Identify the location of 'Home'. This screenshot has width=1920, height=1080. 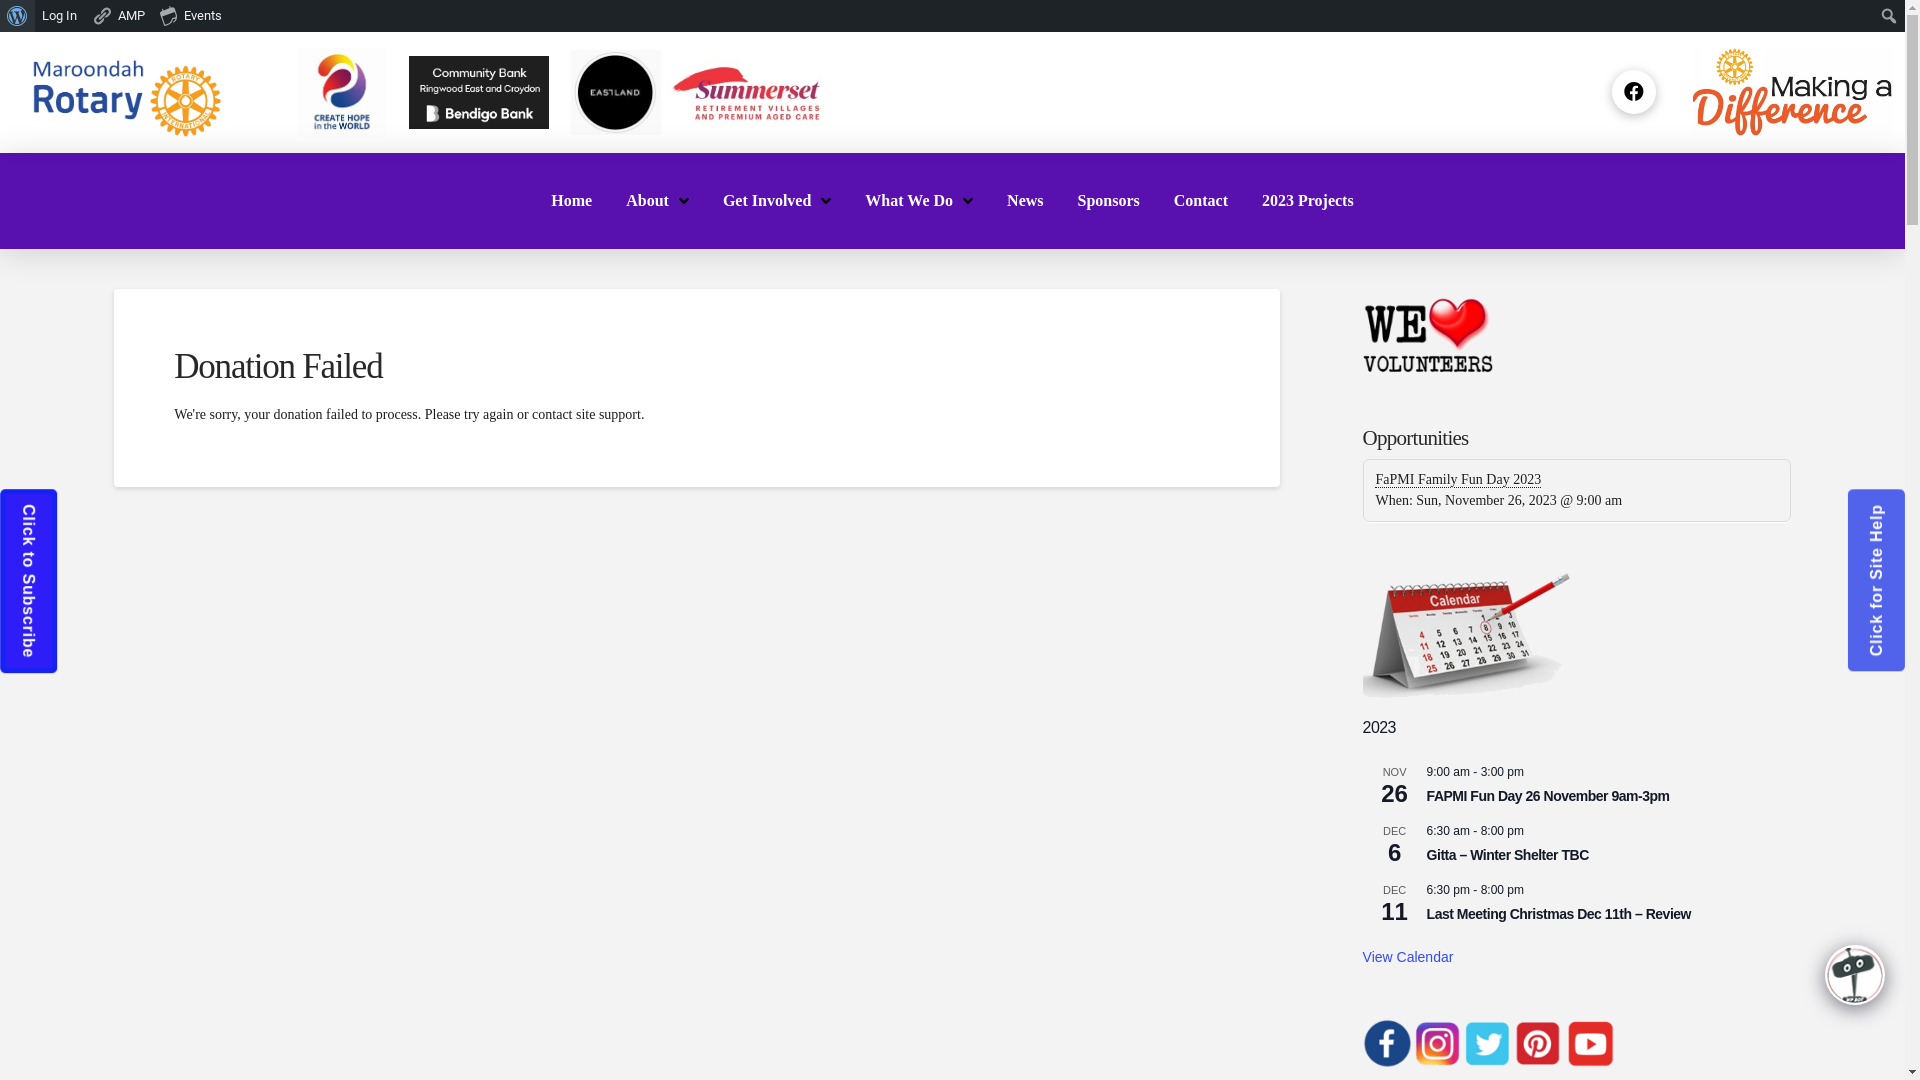
(570, 200).